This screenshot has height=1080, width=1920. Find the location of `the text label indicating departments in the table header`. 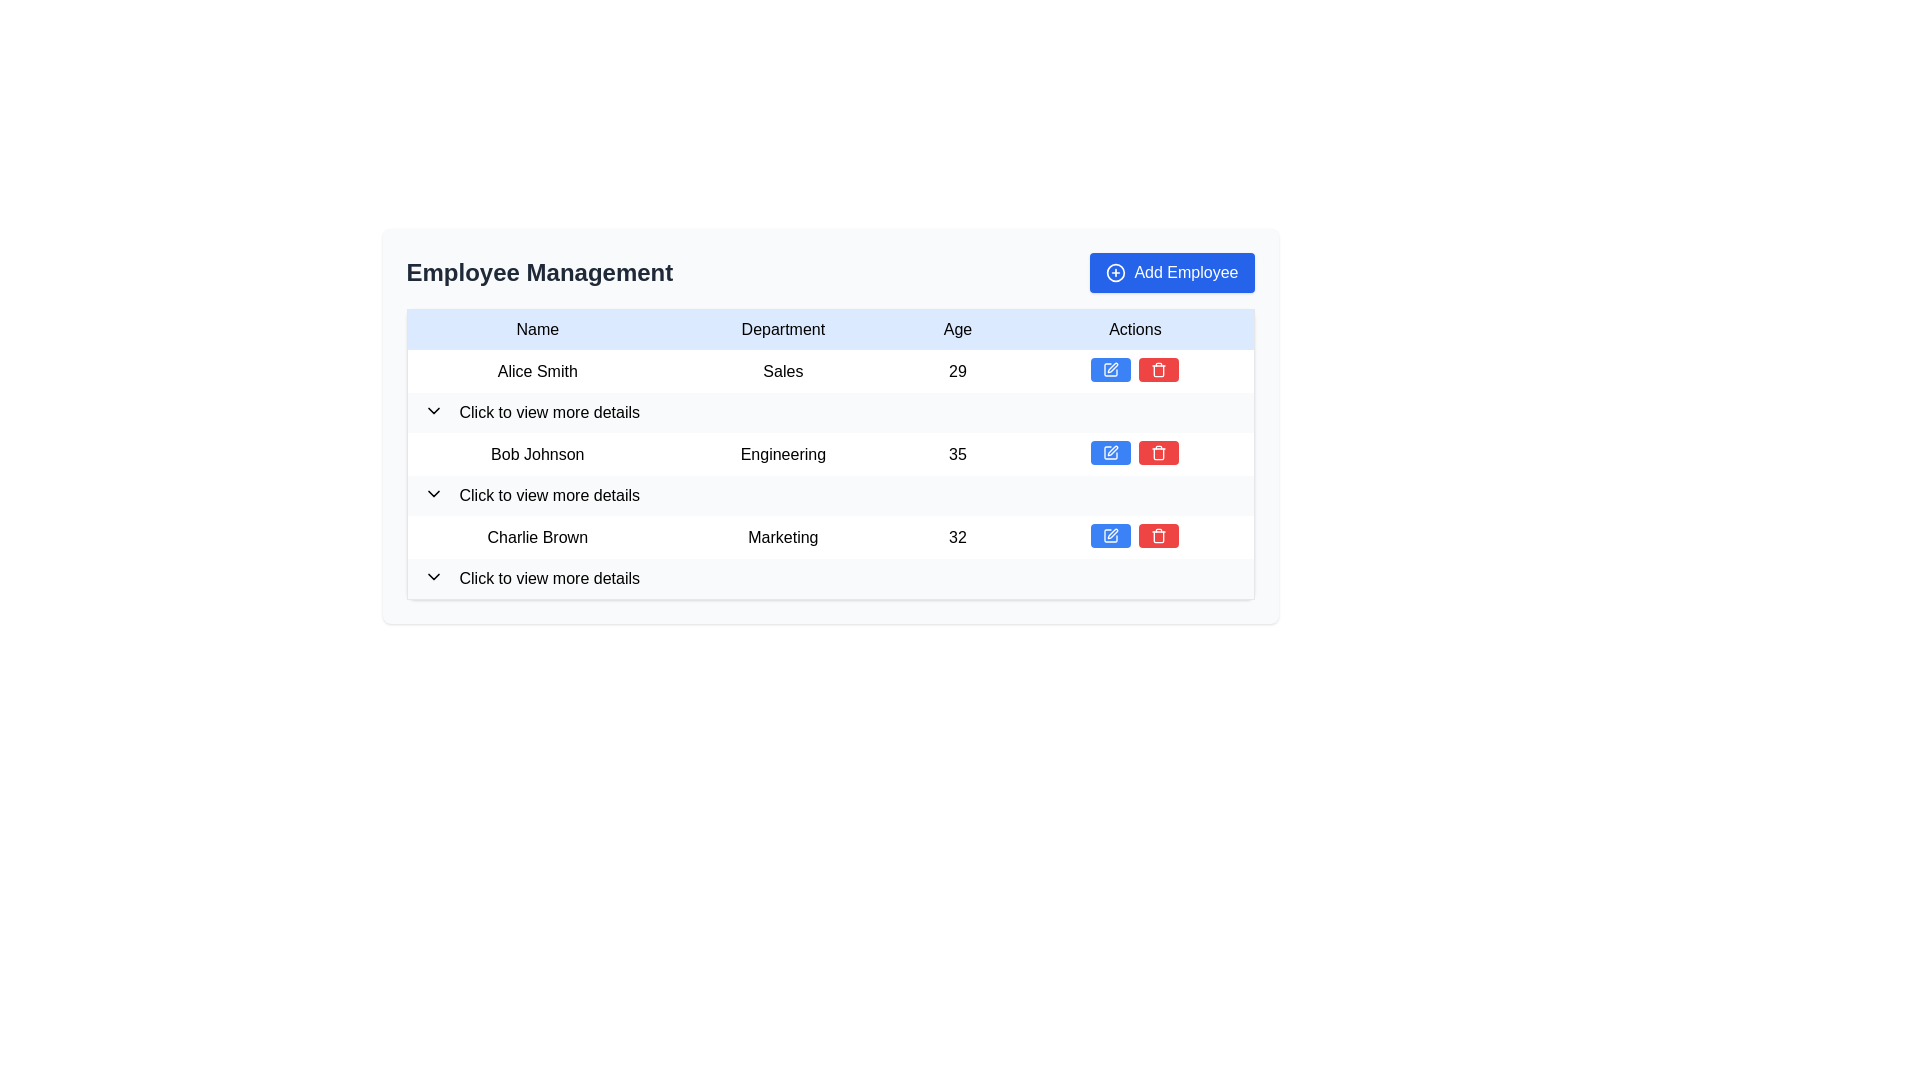

the text label indicating departments in the table header is located at coordinates (782, 328).